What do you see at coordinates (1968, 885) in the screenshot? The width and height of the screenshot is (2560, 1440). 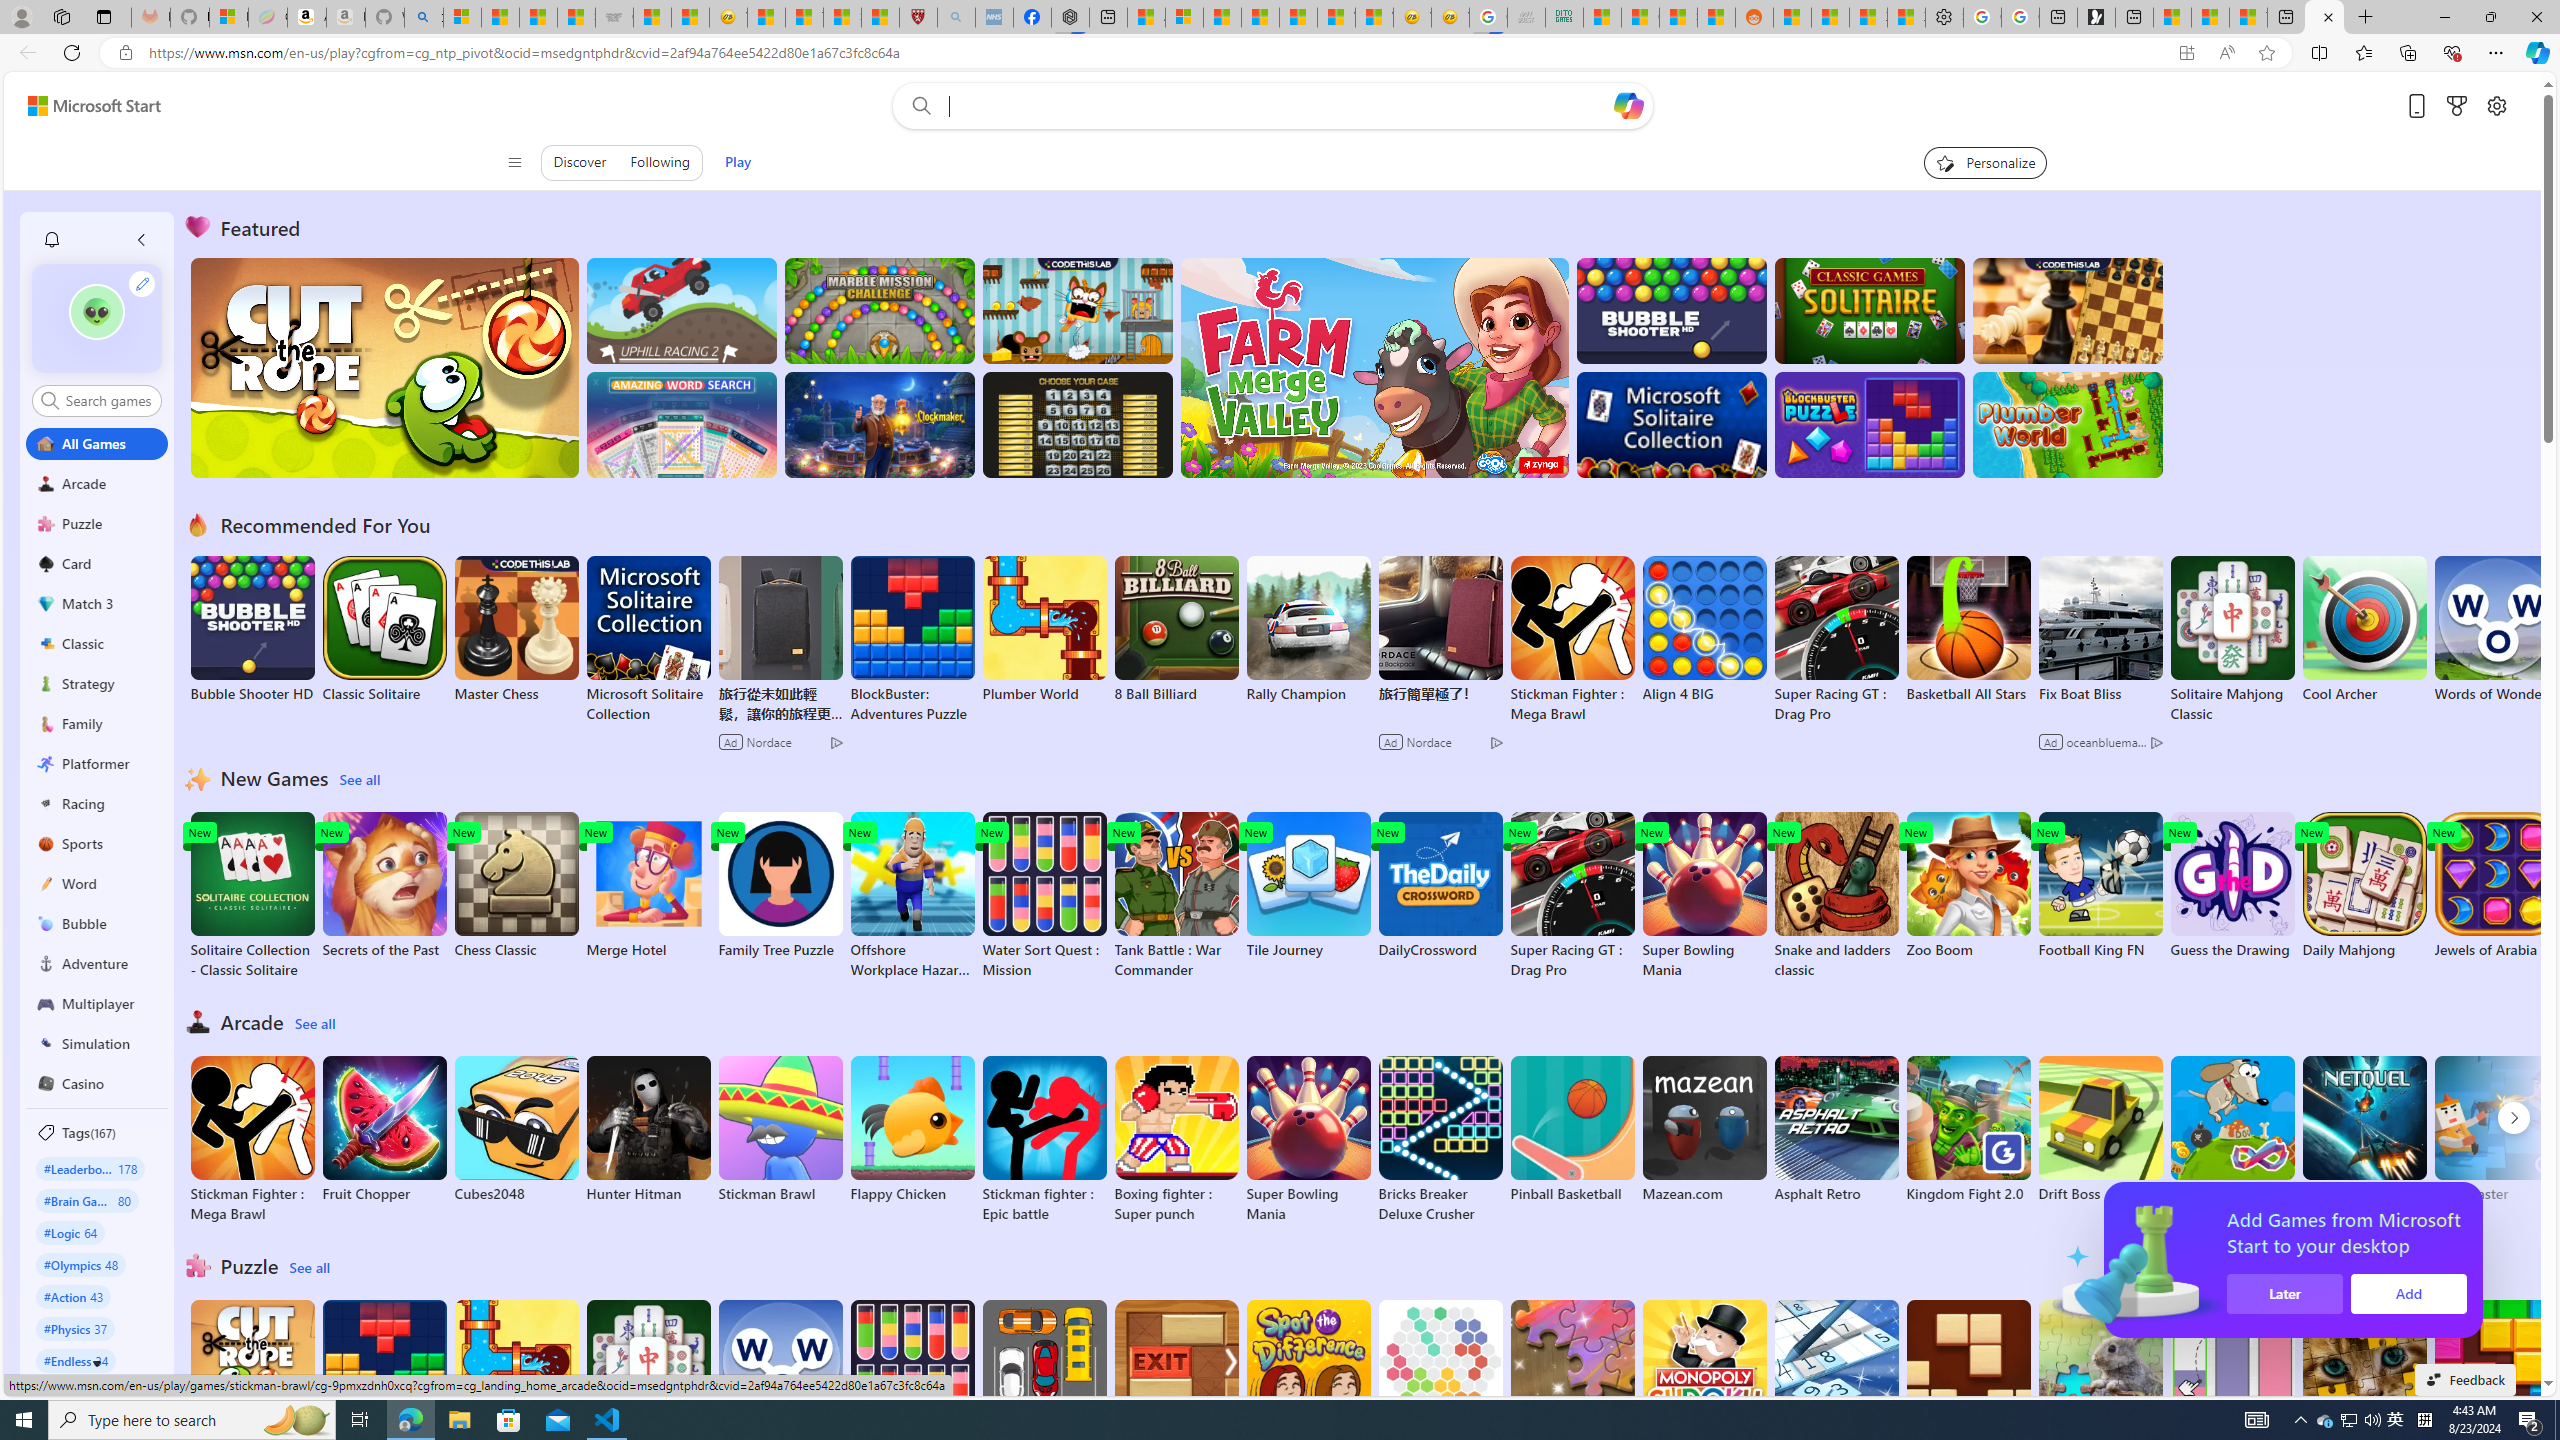 I see `'Zoo Boom'` at bounding box center [1968, 885].